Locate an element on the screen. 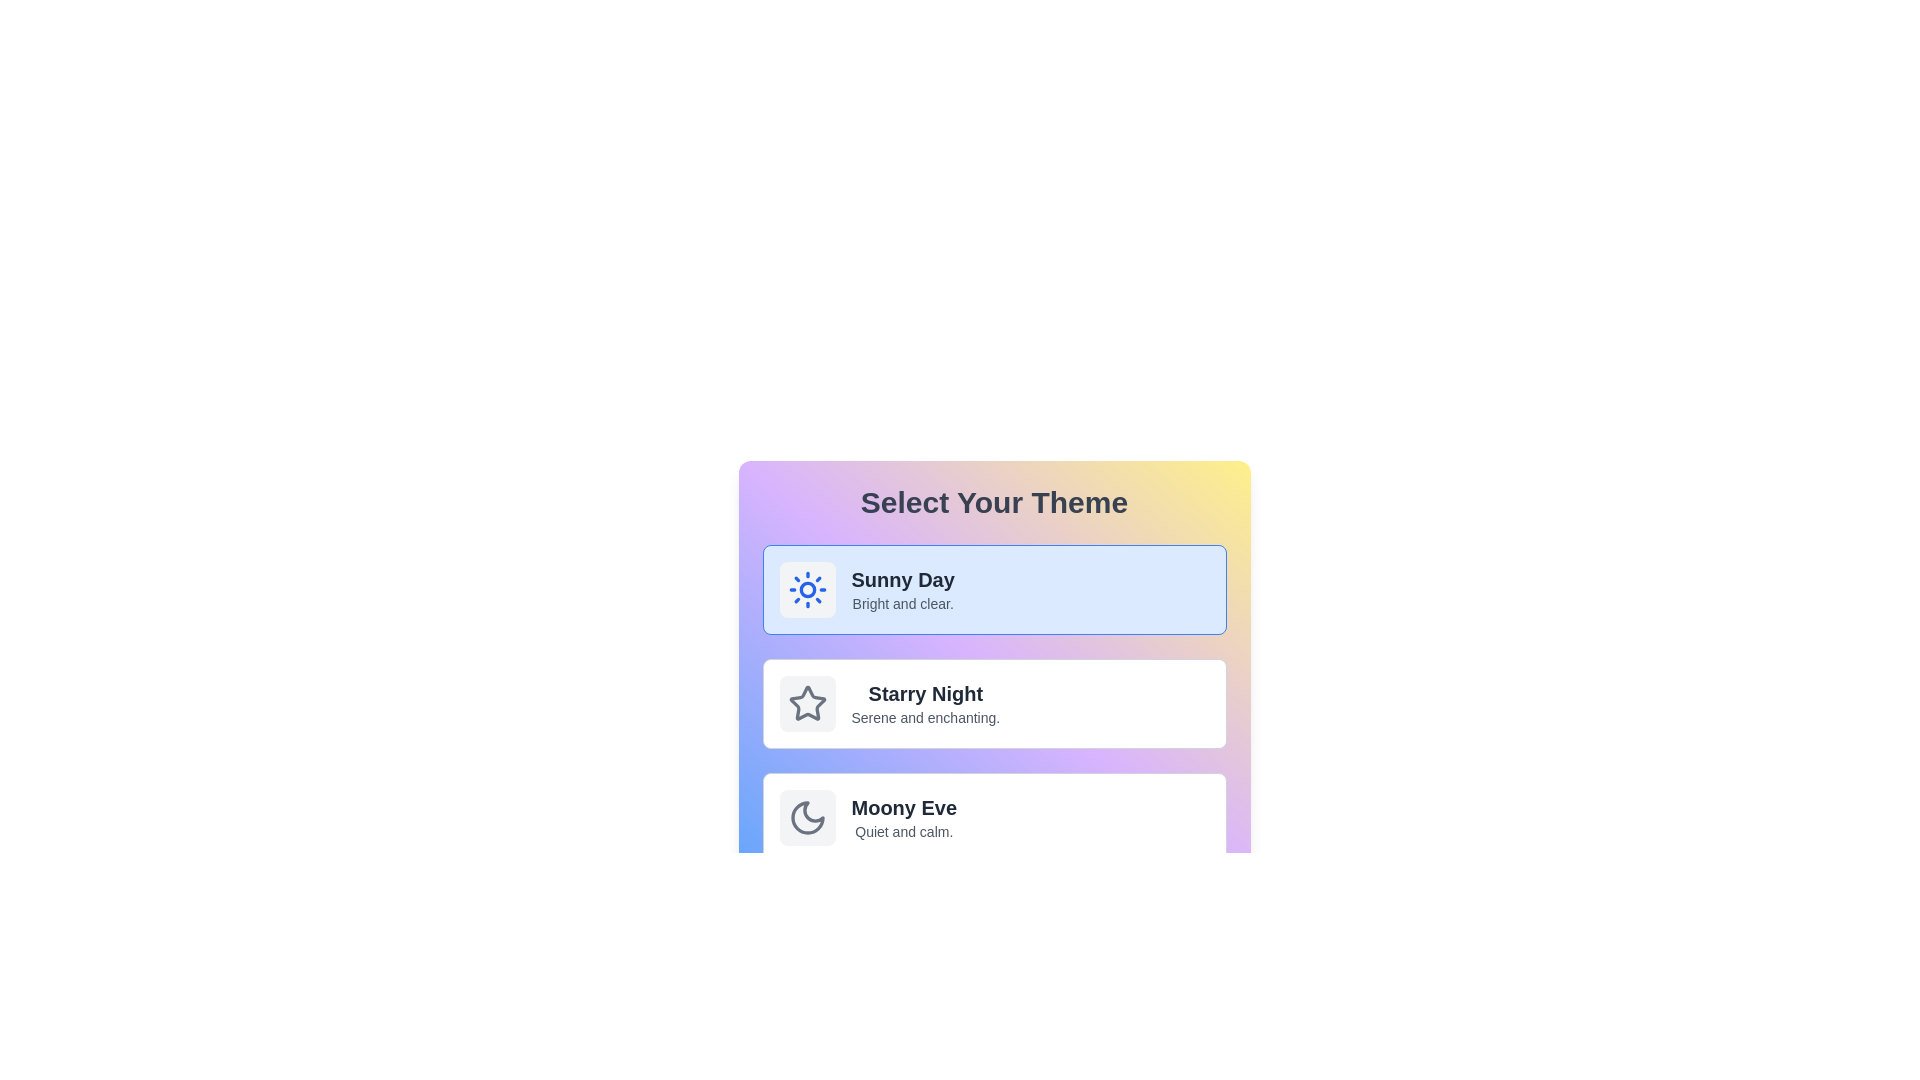 The height and width of the screenshot is (1080, 1920). text content of the title and description in the Text block located in the third card item under the 'Select Your Theme' heading, which describes the theme 'Moony Eve.' is located at coordinates (903, 817).